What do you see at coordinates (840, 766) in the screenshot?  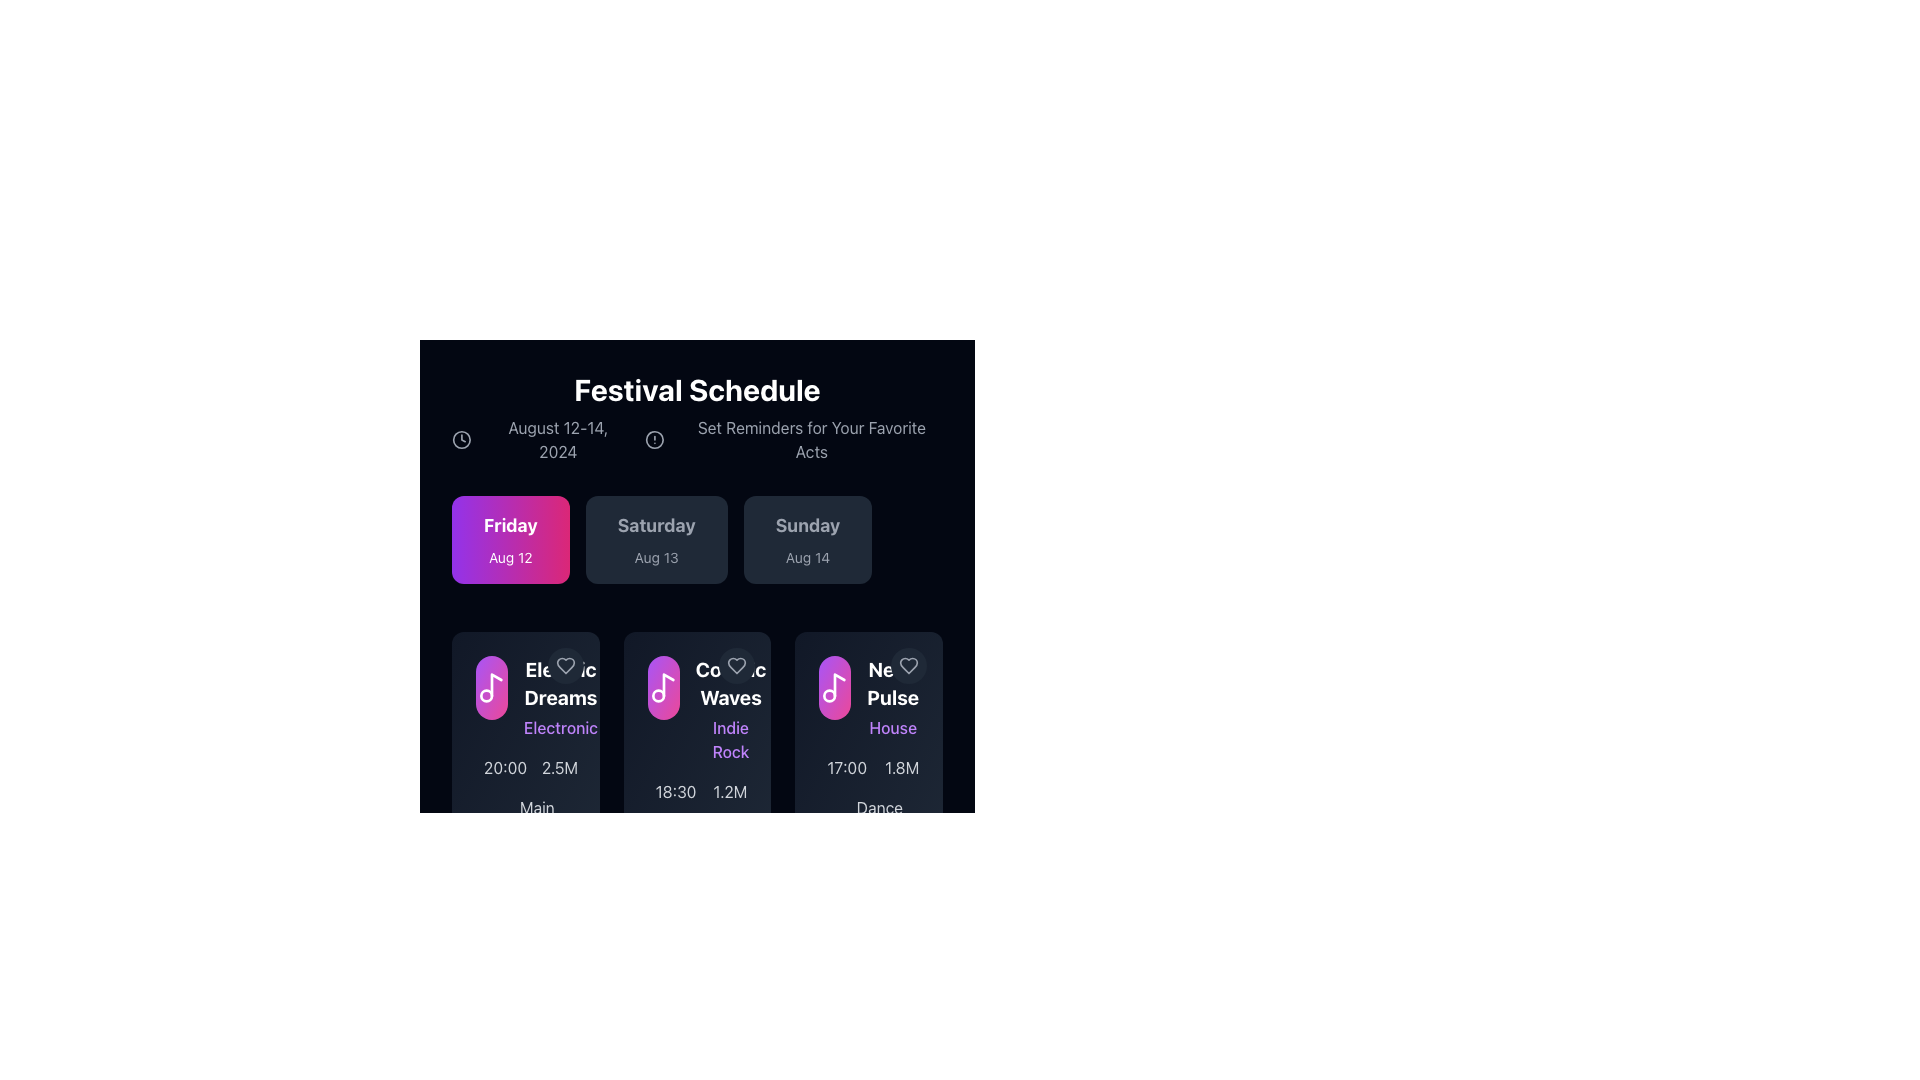 I see `the time display element showing '17:00' with a clock icon` at bounding box center [840, 766].